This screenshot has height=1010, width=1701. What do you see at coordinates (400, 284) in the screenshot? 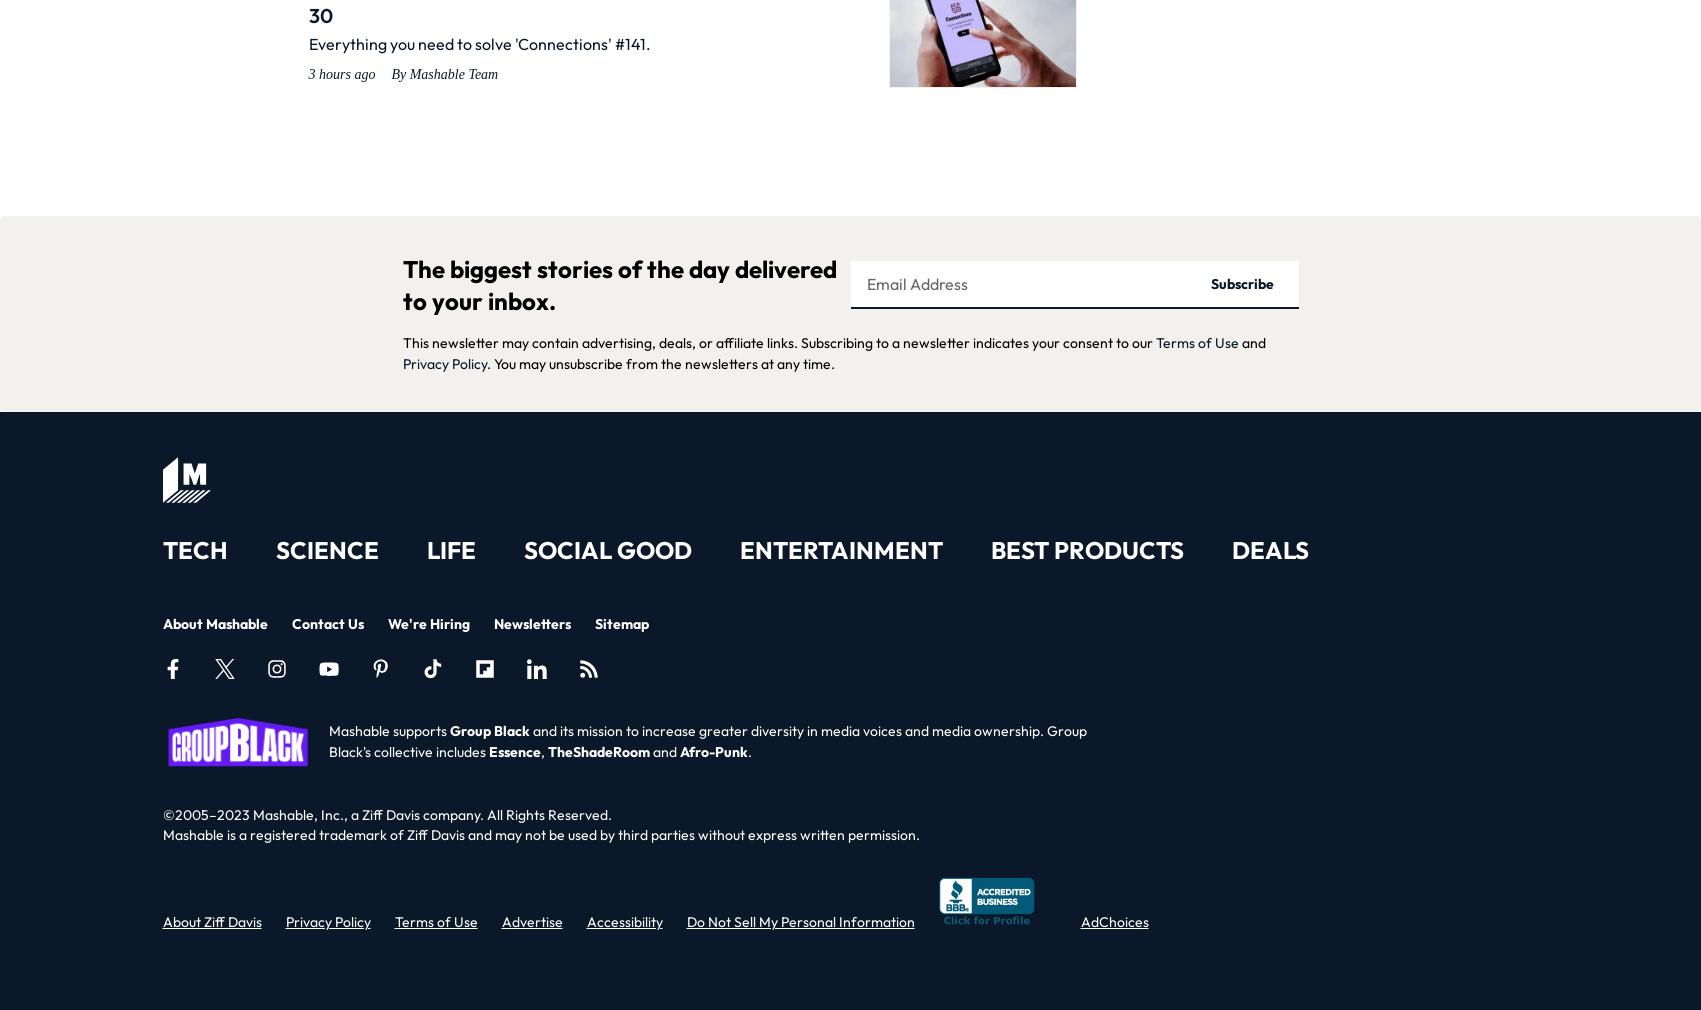
I see `'The biggest stories of the day delivered to your inbox.'` at bounding box center [400, 284].